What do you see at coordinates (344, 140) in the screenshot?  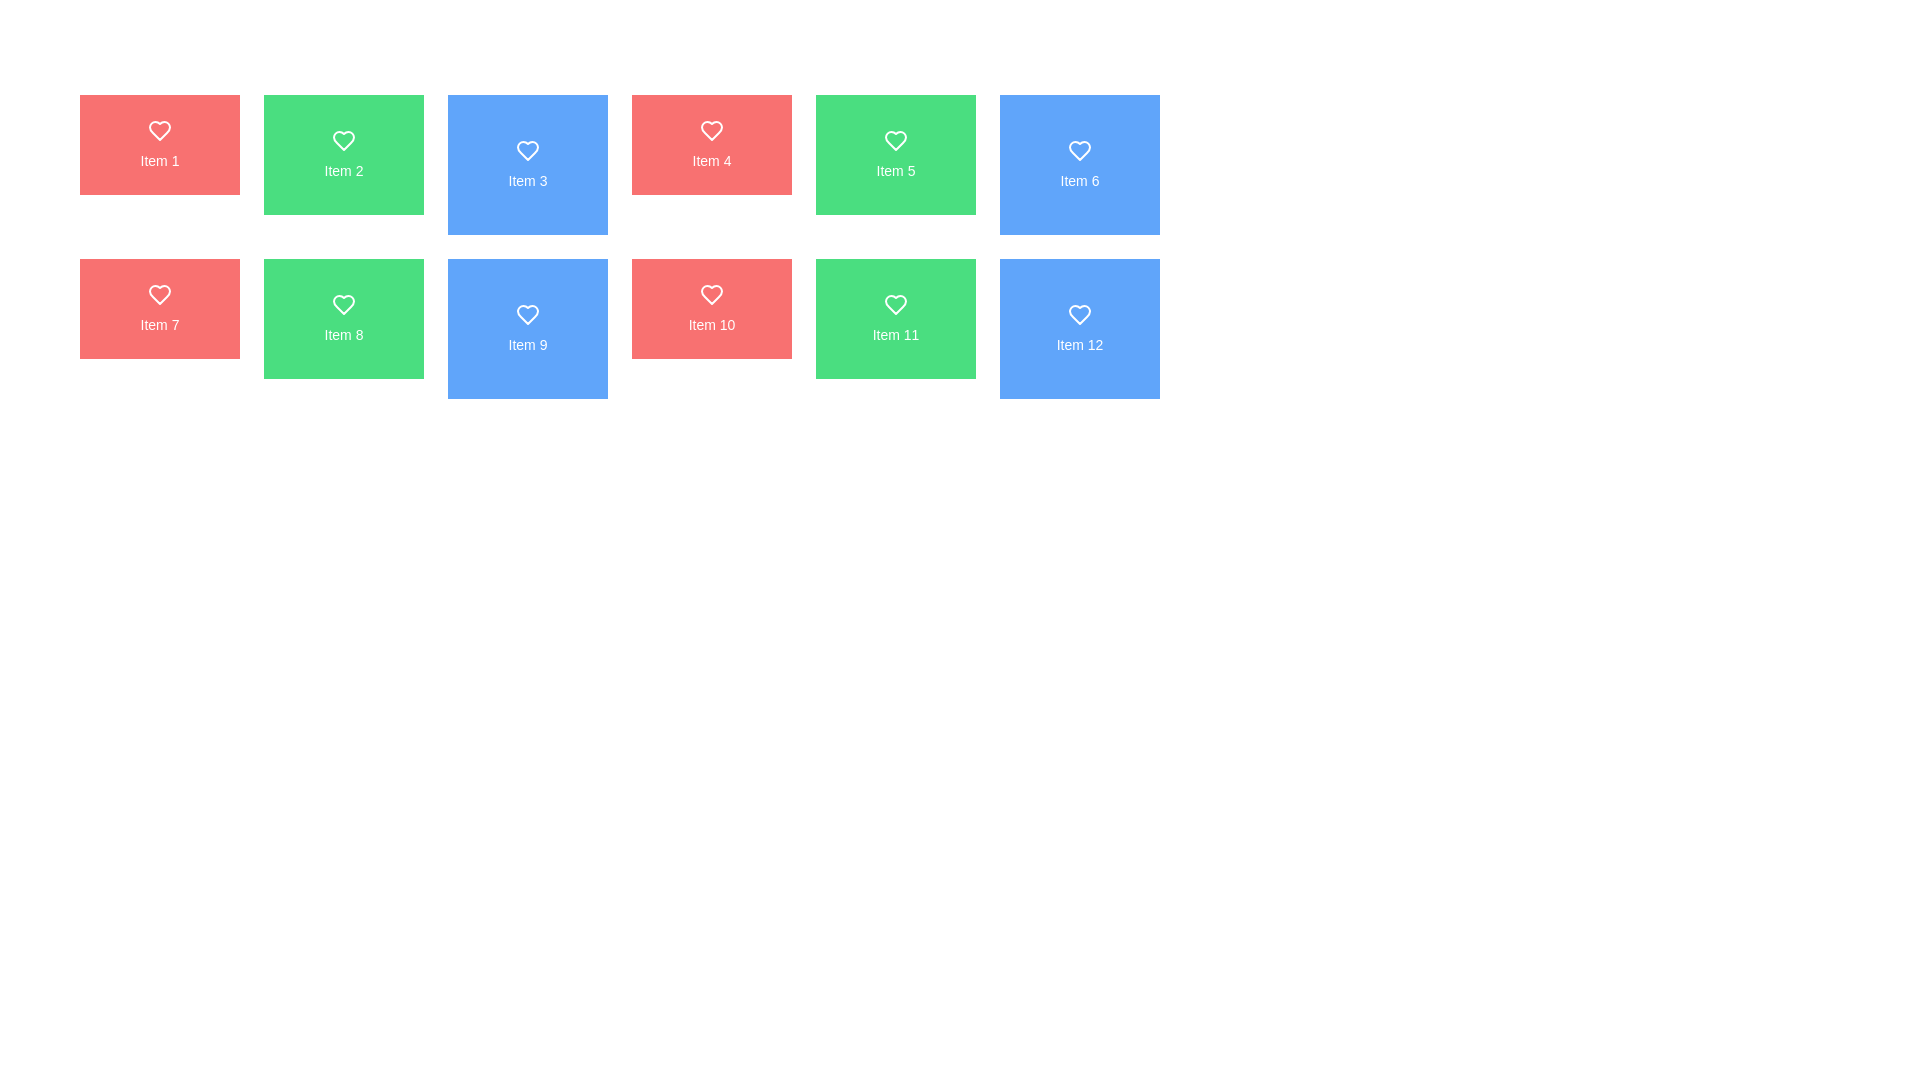 I see `the heart-shaped icon with a white outline located within the green button labeled 'Item 2' to favorite or like the item` at bounding box center [344, 140].